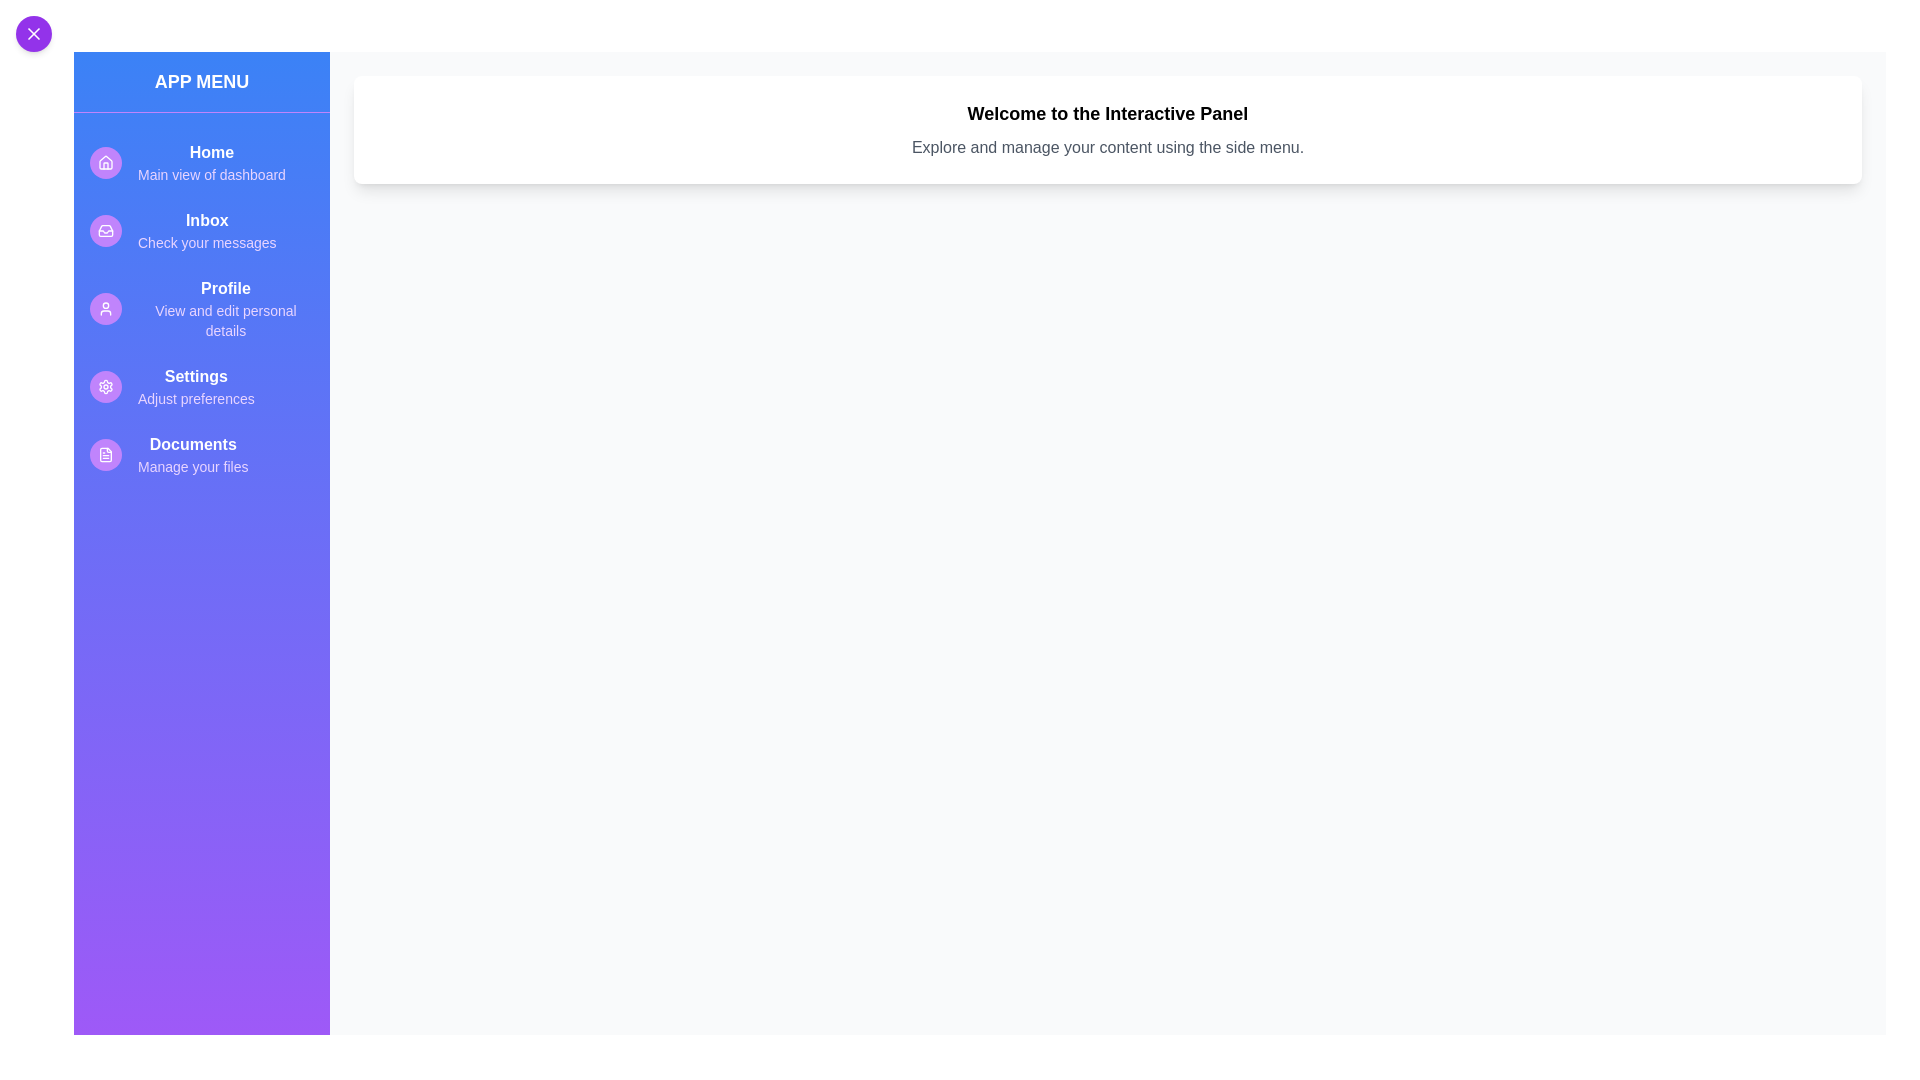 The image size is (1920, 1080). I want to click on the menu item corresponding to Profile, so click(201, 308).